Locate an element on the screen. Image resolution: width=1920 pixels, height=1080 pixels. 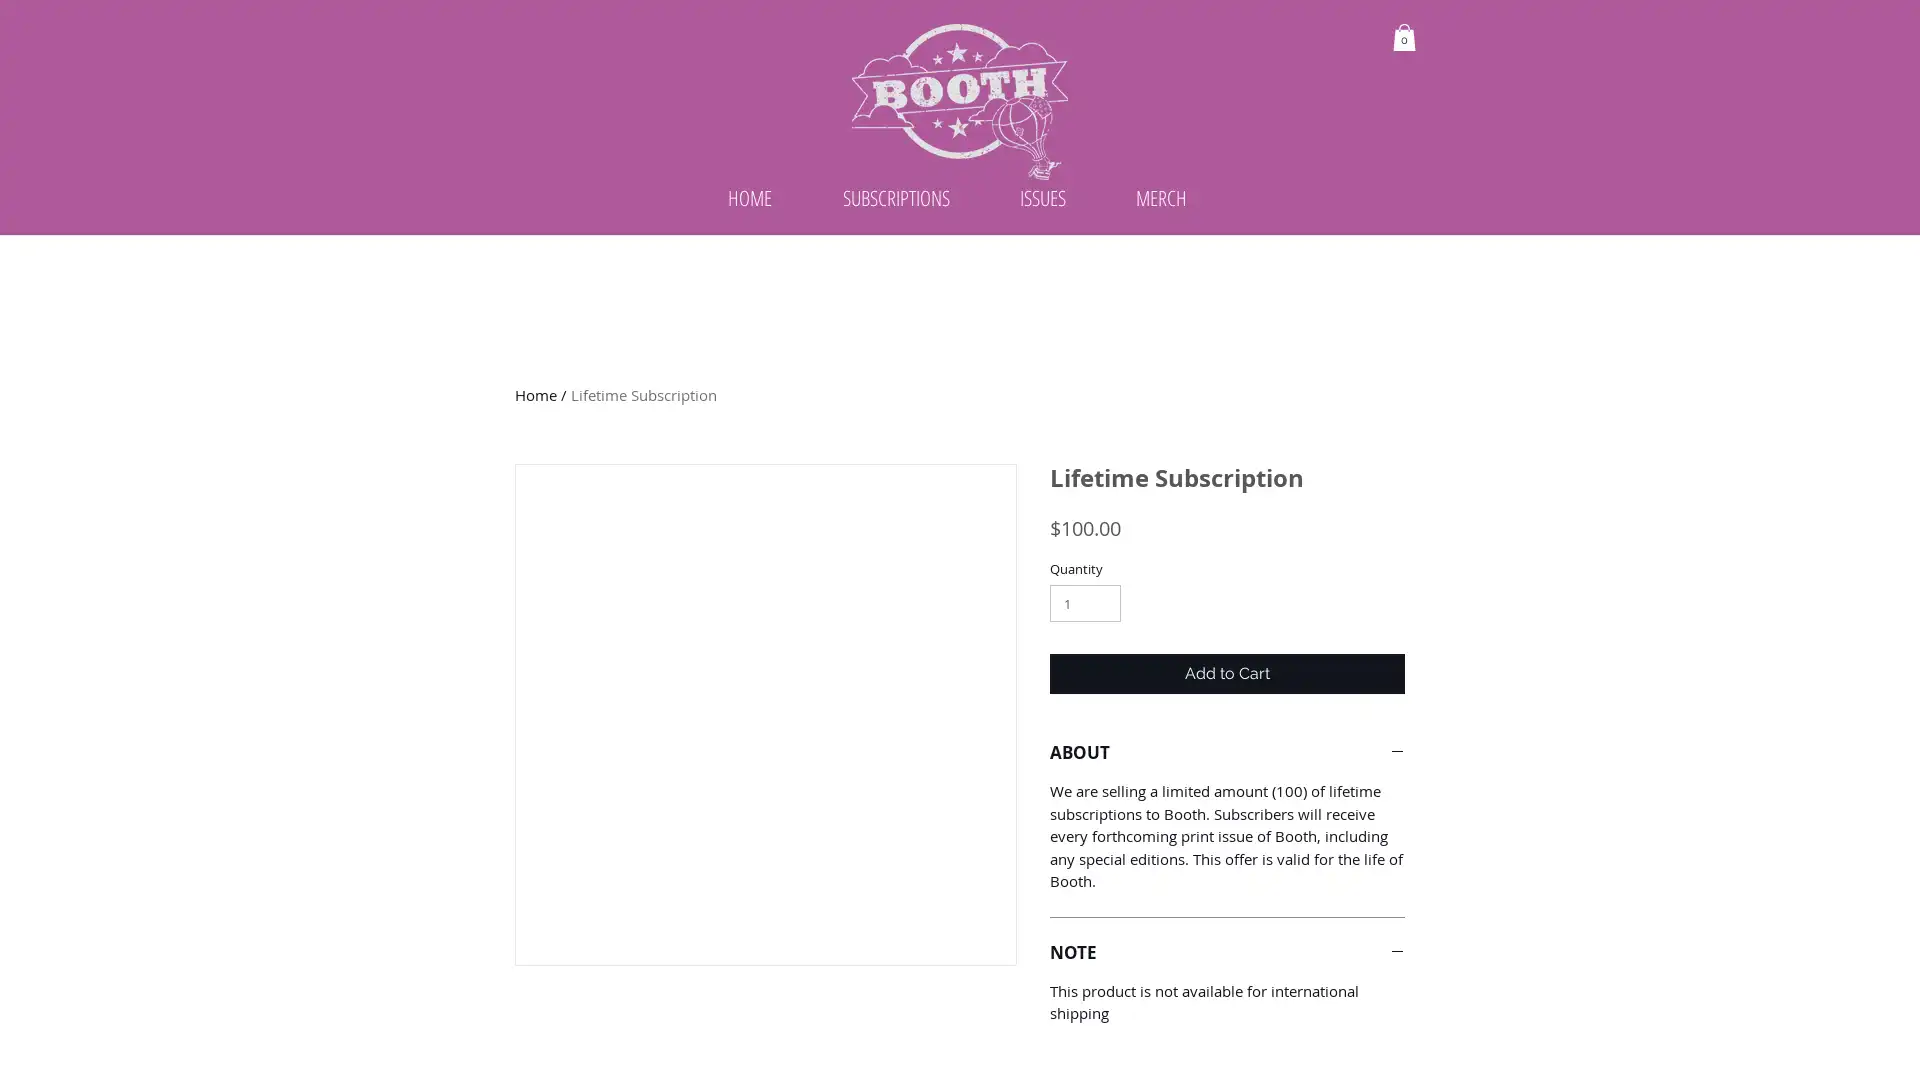
ABOUT is located at coordinates (1226, 803).